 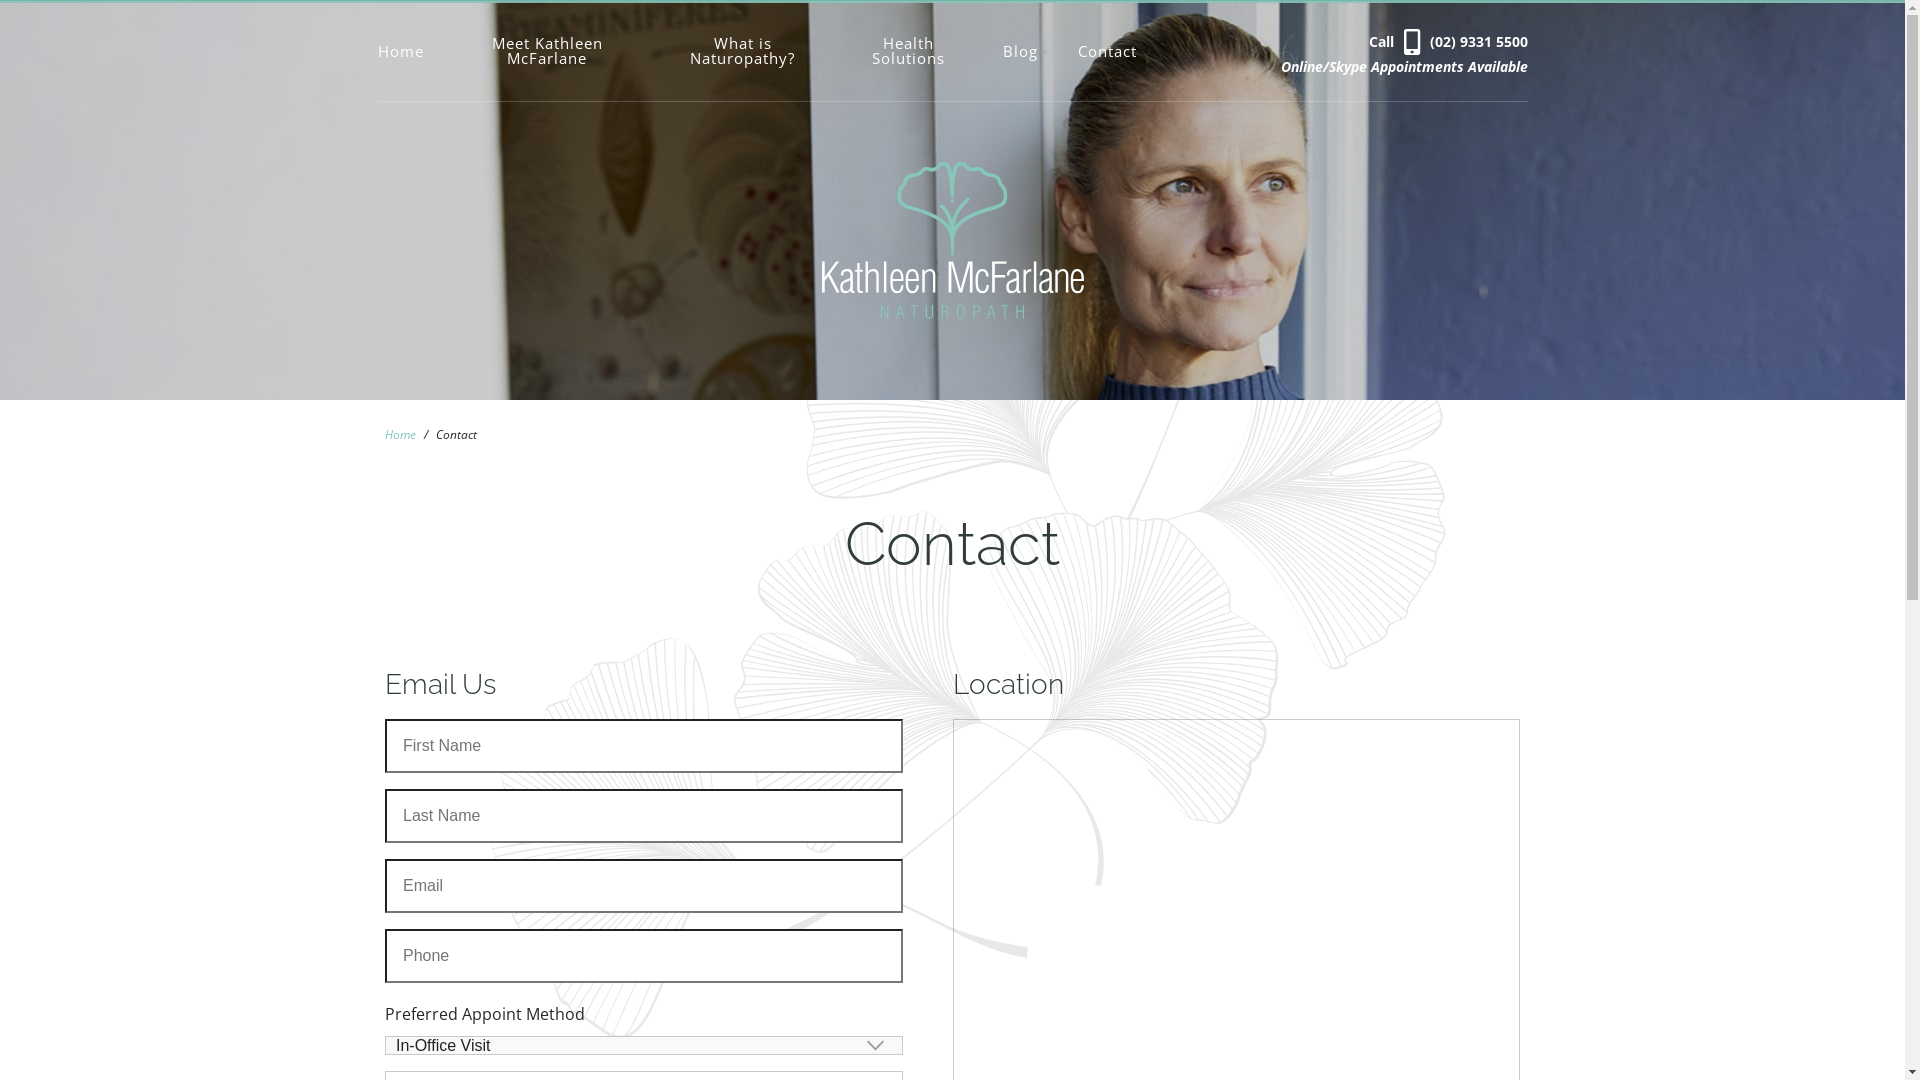 What do you see at coordinates (1447, 41) in the screenshot?
I see `'Call` at bounding box center [1447, 41].